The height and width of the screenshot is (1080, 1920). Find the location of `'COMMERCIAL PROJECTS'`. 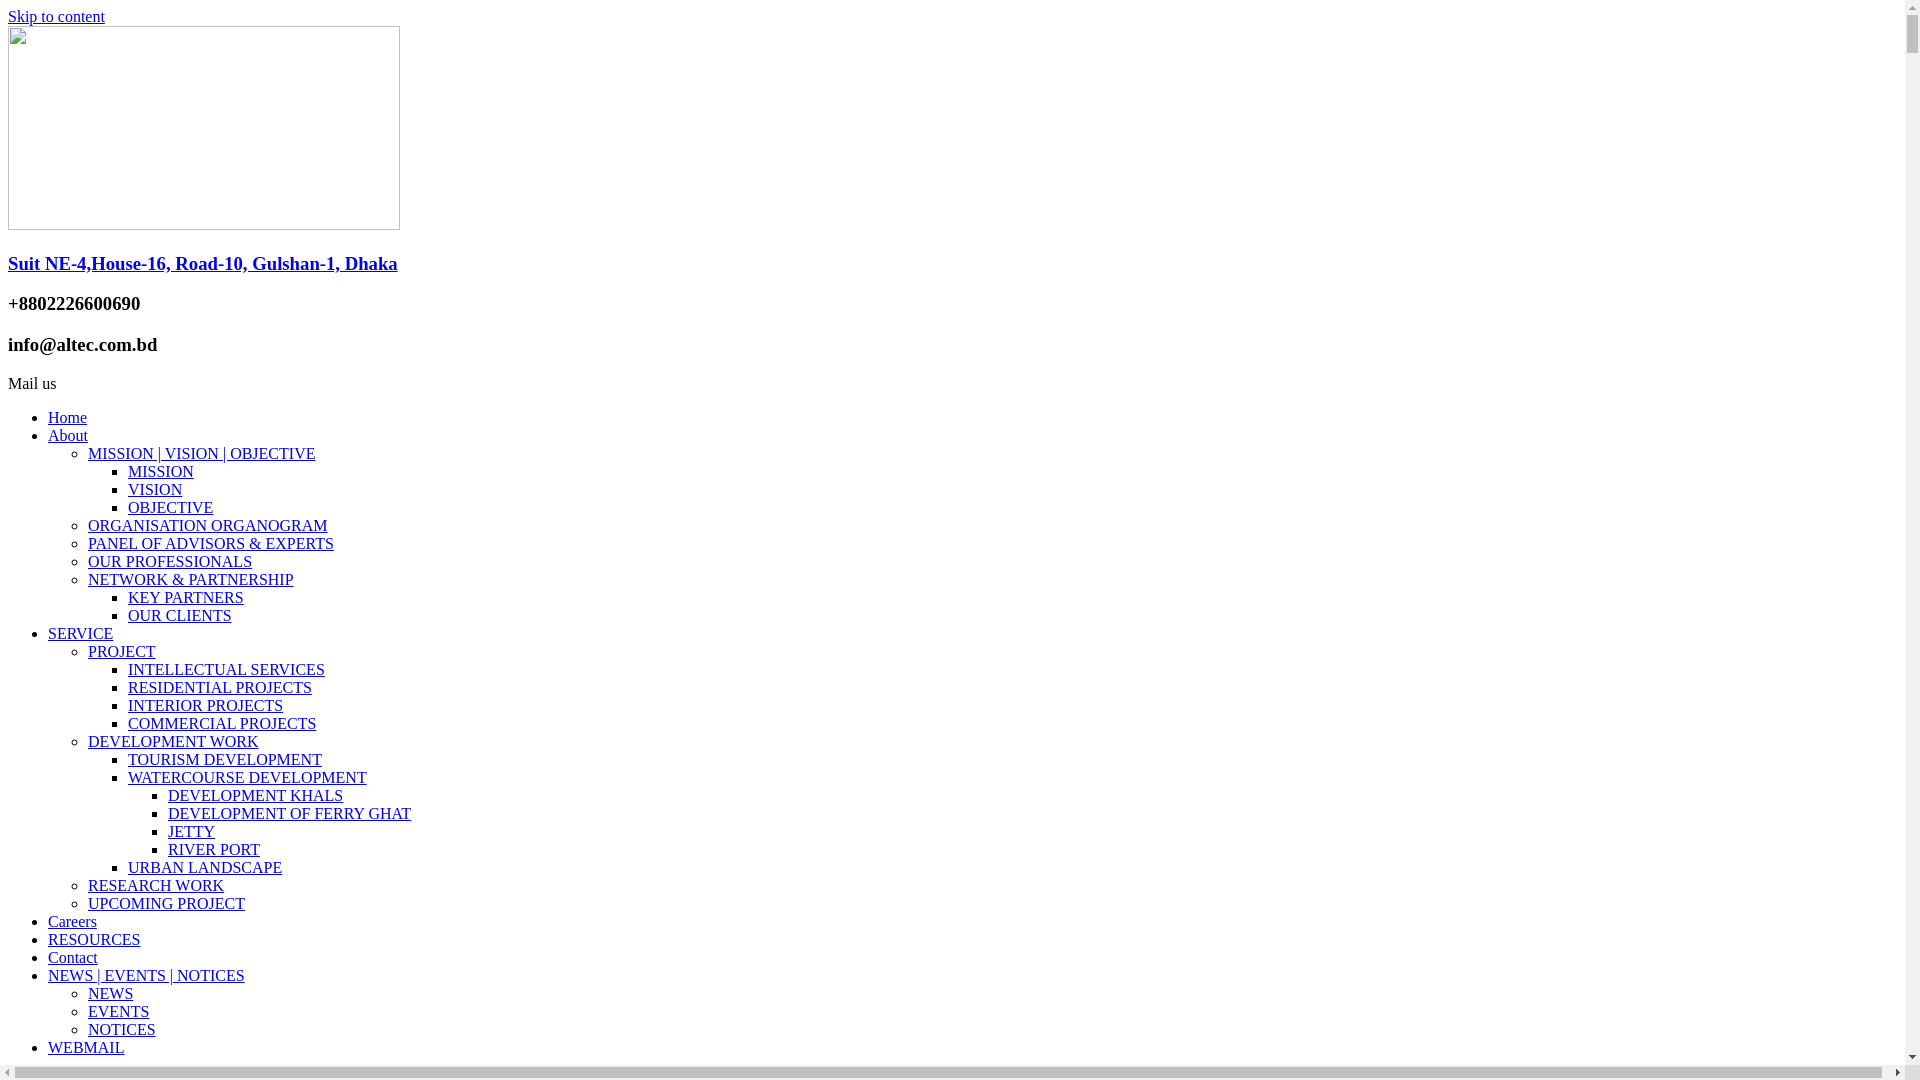

'COMMERCIAL PROJECTS' is located at coordinates (221, 723).